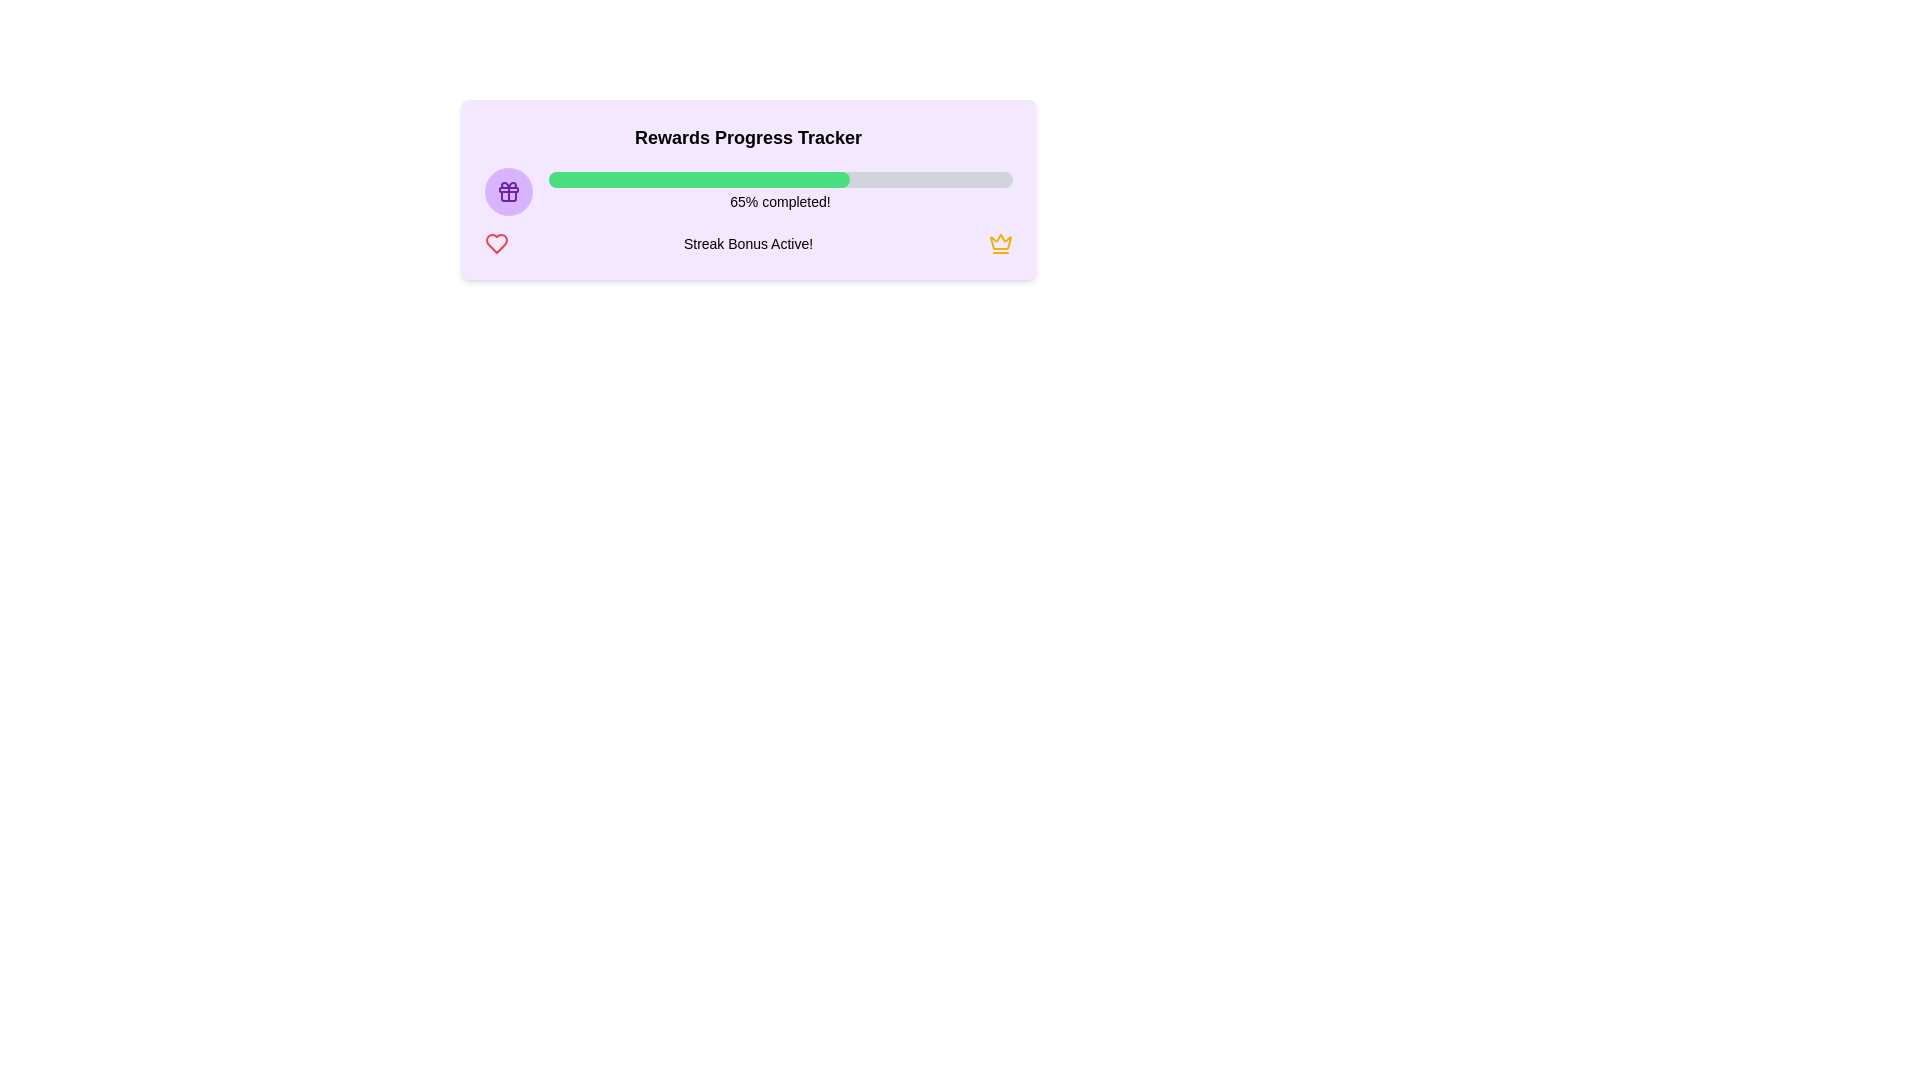 This screenshot has width=1920, height=1080. Describe the element at coordinates (699, 180) in the screenshot. I see `progress indicator that visually represents 65% completion within the 'Rewards Progress Tracker' card` at that location.